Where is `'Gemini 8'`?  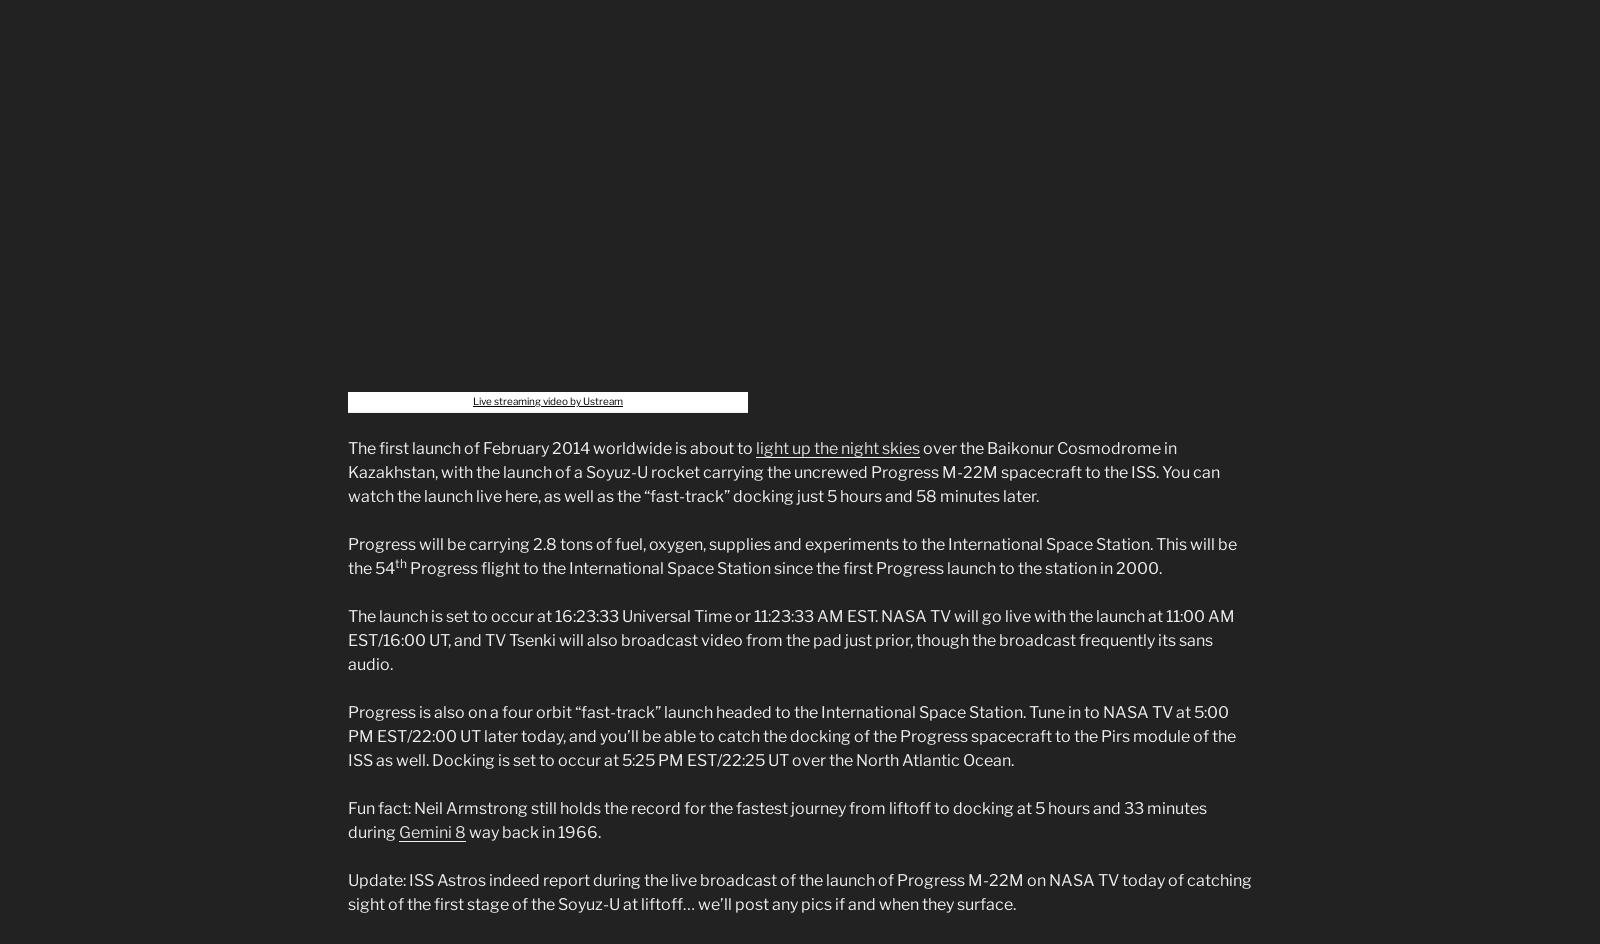
'Gemini 8' is located at coordinates (431, 831).